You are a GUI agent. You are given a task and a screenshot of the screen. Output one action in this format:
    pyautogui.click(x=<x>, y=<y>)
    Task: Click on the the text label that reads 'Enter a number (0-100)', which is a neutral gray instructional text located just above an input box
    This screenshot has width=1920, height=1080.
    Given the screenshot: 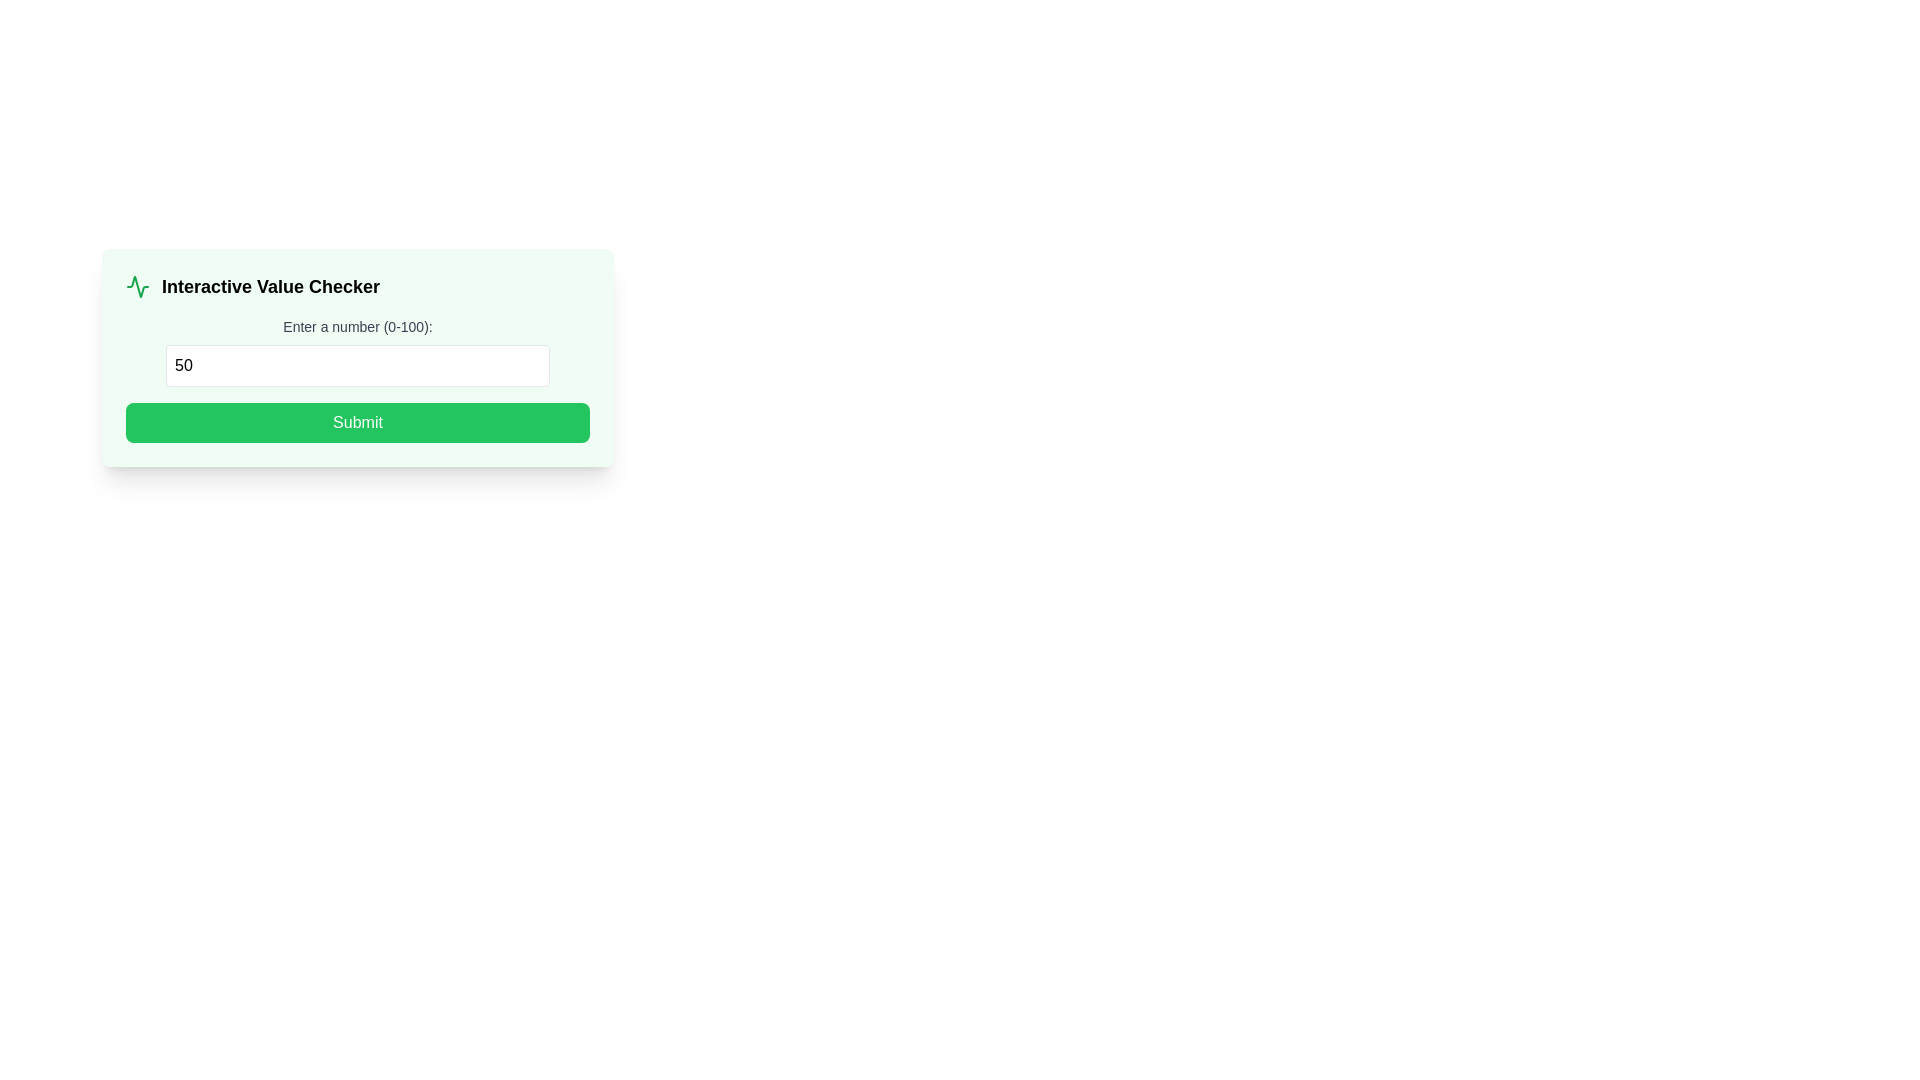 What is the action you would take?
    pyautogui.click(x=358, y=326)
    